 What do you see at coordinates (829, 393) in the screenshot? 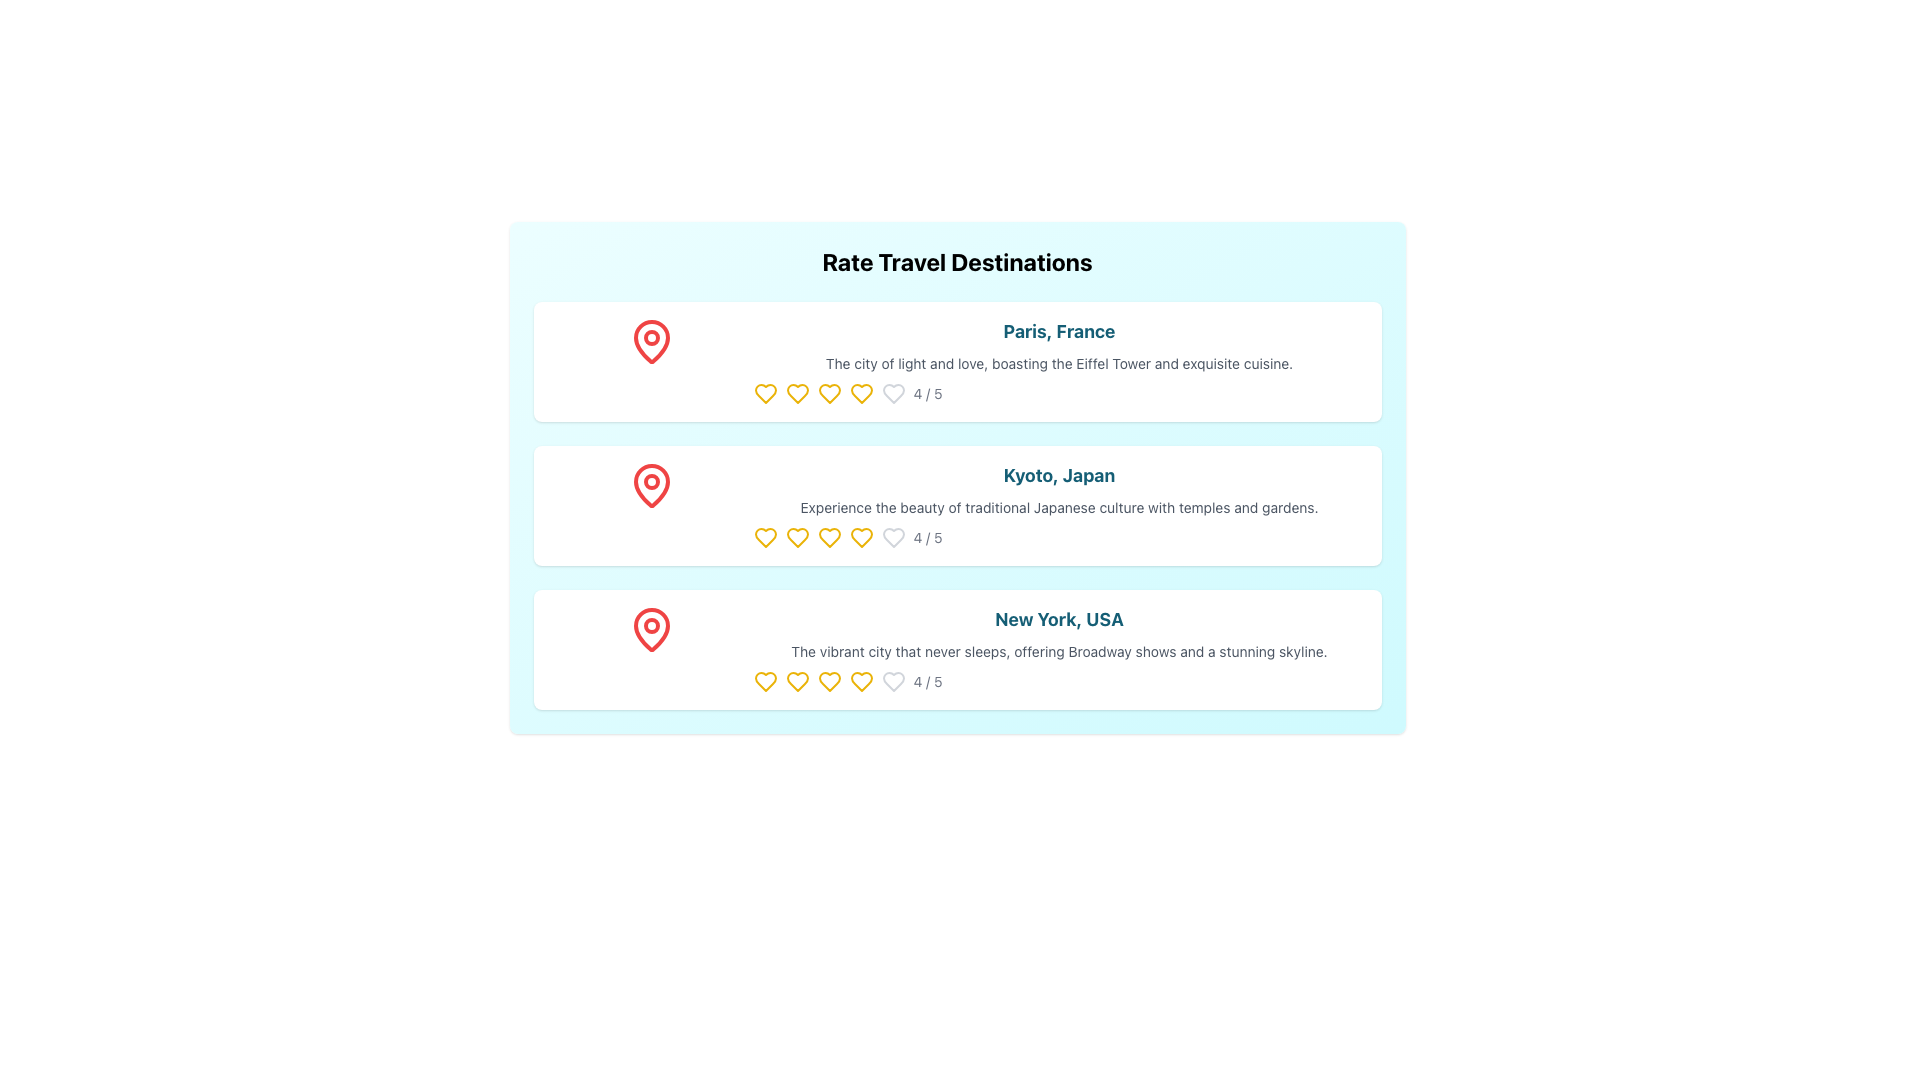
I see `on the third yellow heart icon in the rating system for 'Paris, France'` at bounding box center [829, 393].